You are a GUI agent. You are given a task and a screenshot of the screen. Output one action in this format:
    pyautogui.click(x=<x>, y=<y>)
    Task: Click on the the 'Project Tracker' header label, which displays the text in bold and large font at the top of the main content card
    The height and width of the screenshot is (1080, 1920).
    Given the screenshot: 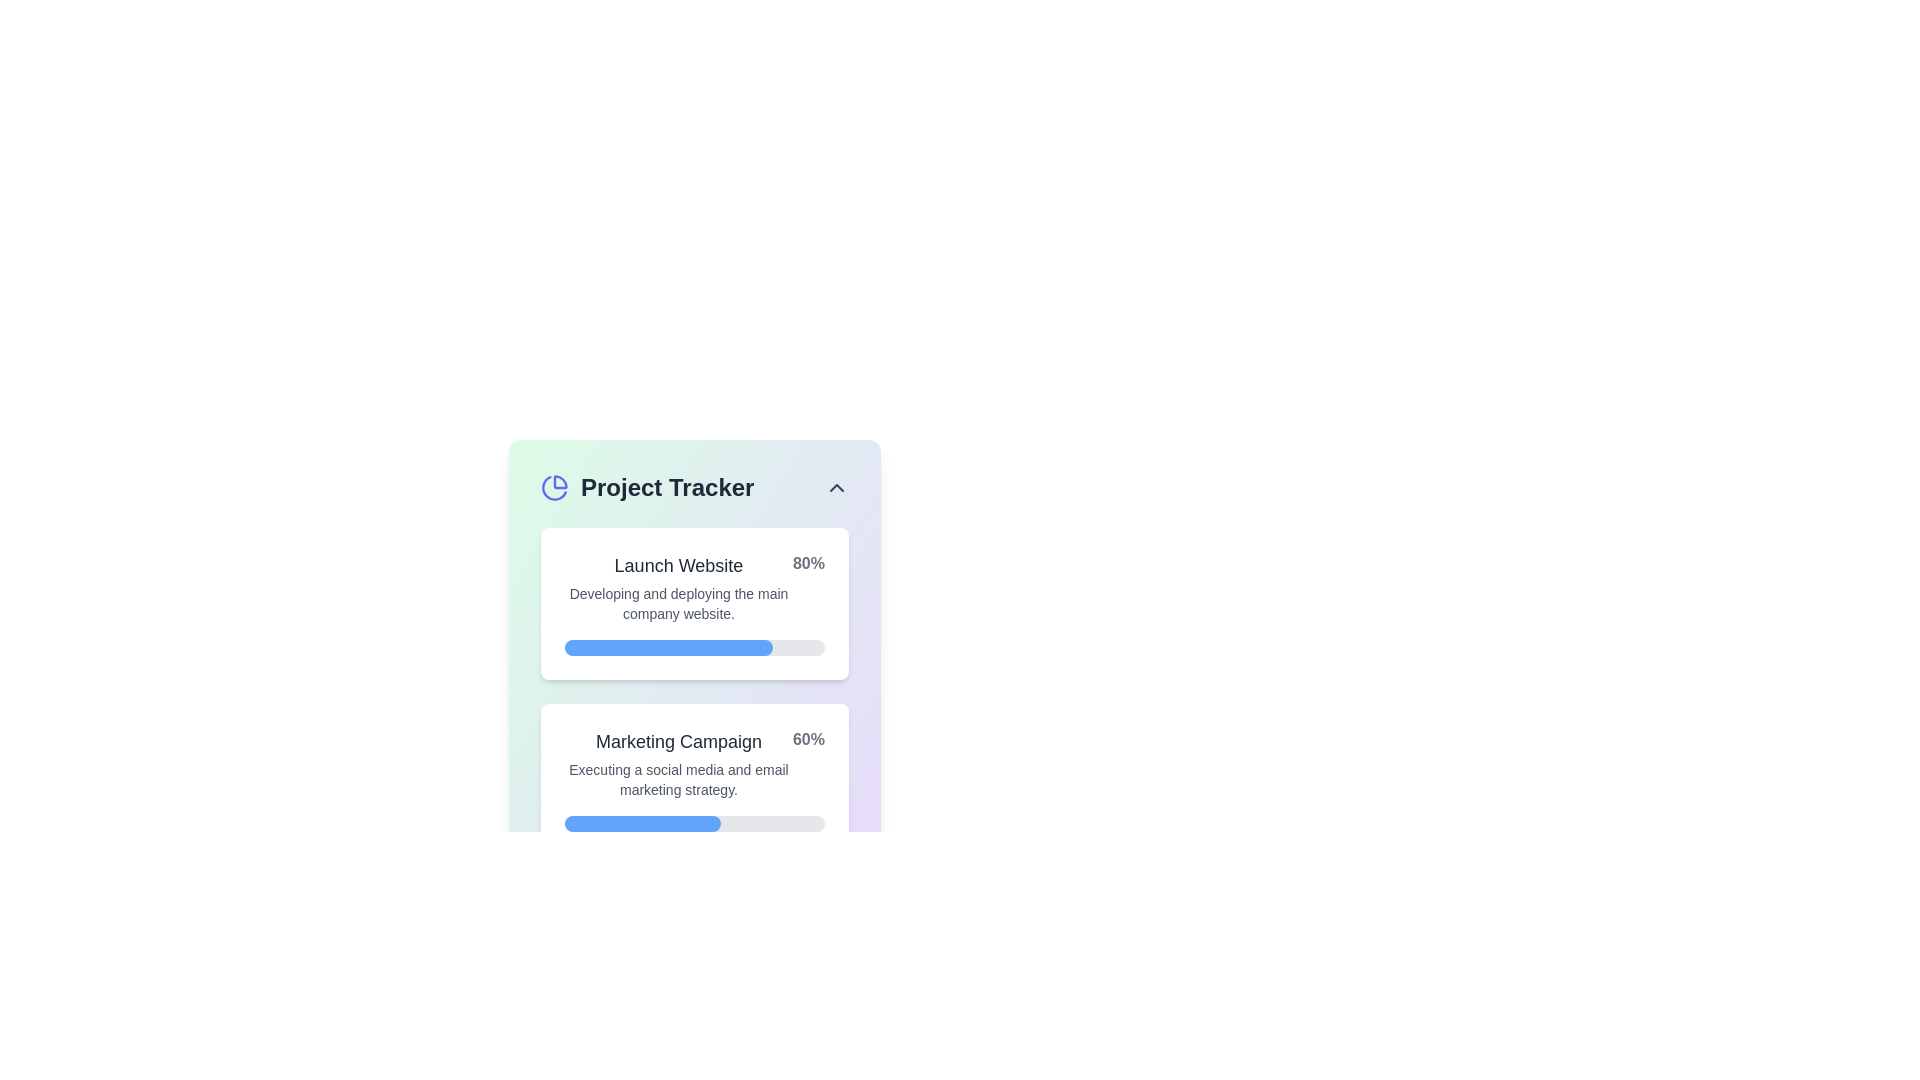 What is the action you would take?
    pyautogui.click(x=695, y=488)
    